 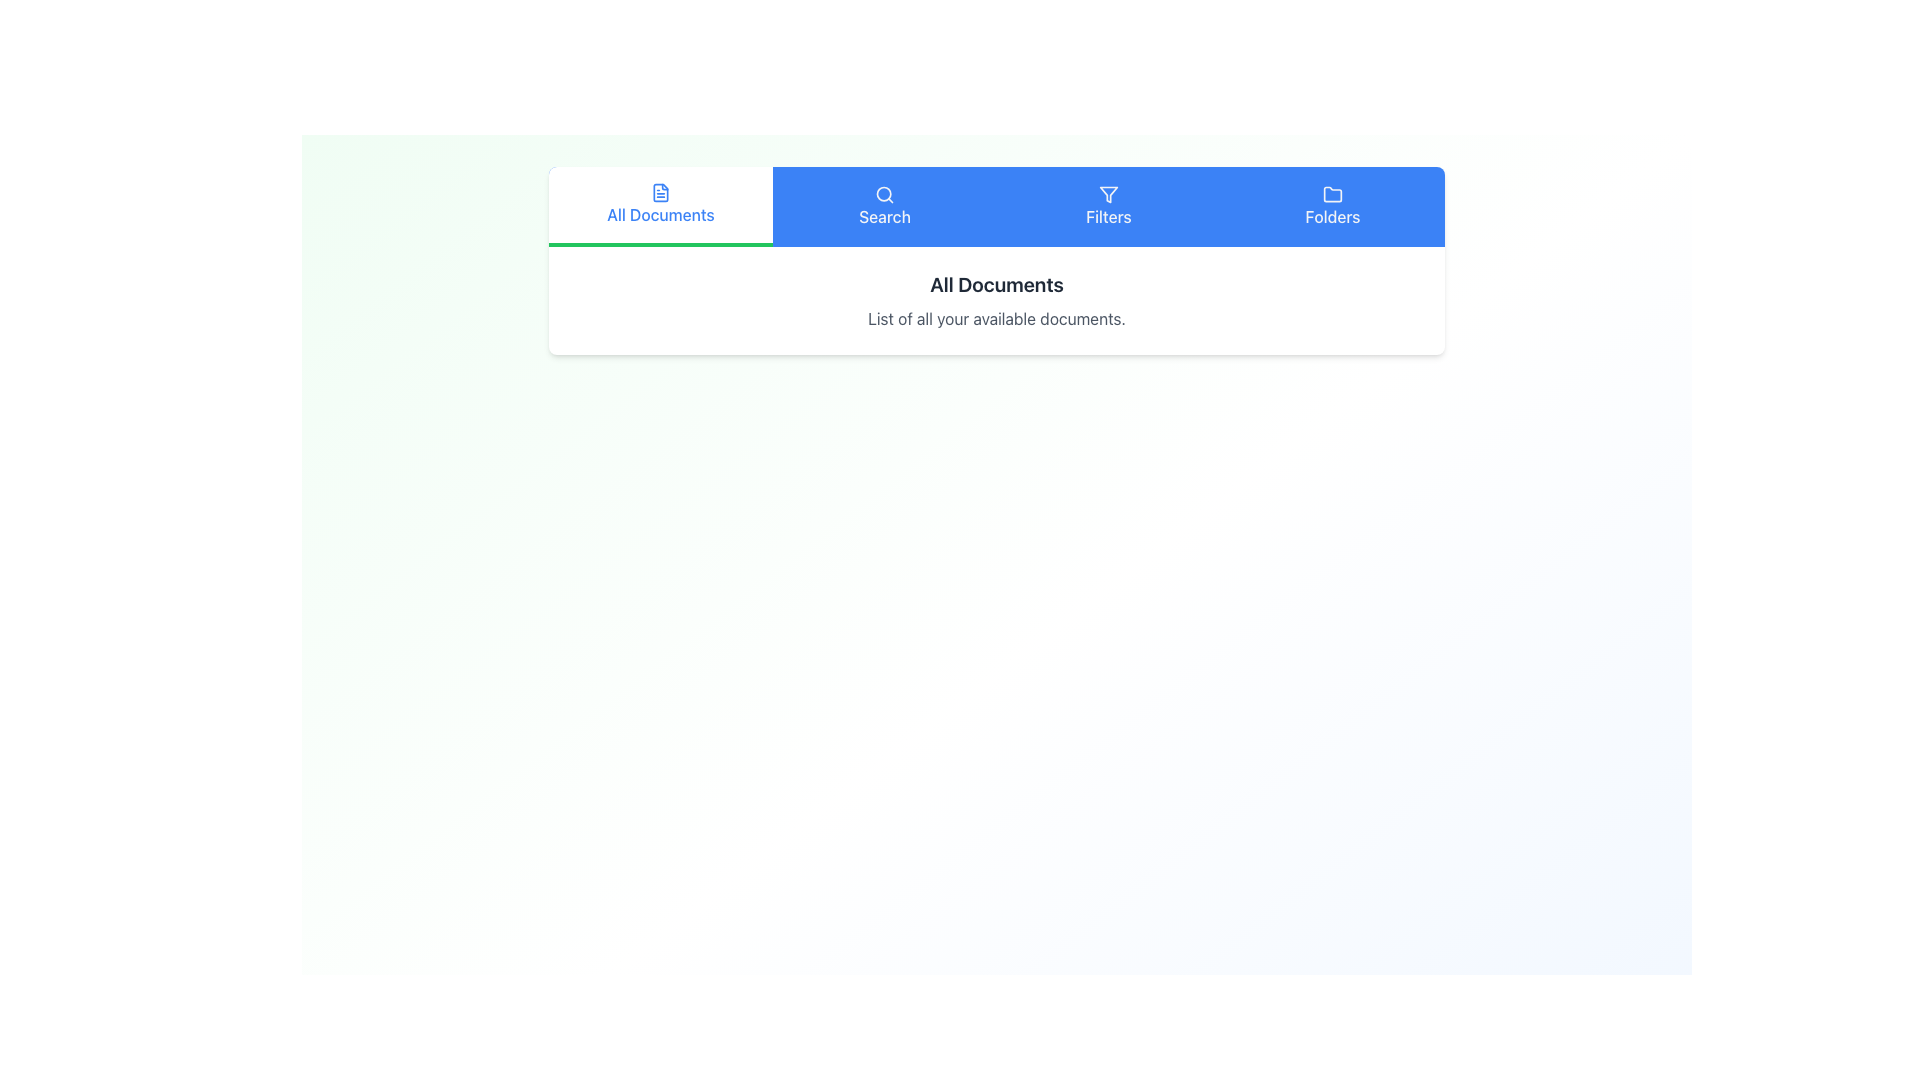 I want to click on the section indicated by the textual header 'All Documents' with the subtext 'List of all your available documents.', so click(x=997, y=300).